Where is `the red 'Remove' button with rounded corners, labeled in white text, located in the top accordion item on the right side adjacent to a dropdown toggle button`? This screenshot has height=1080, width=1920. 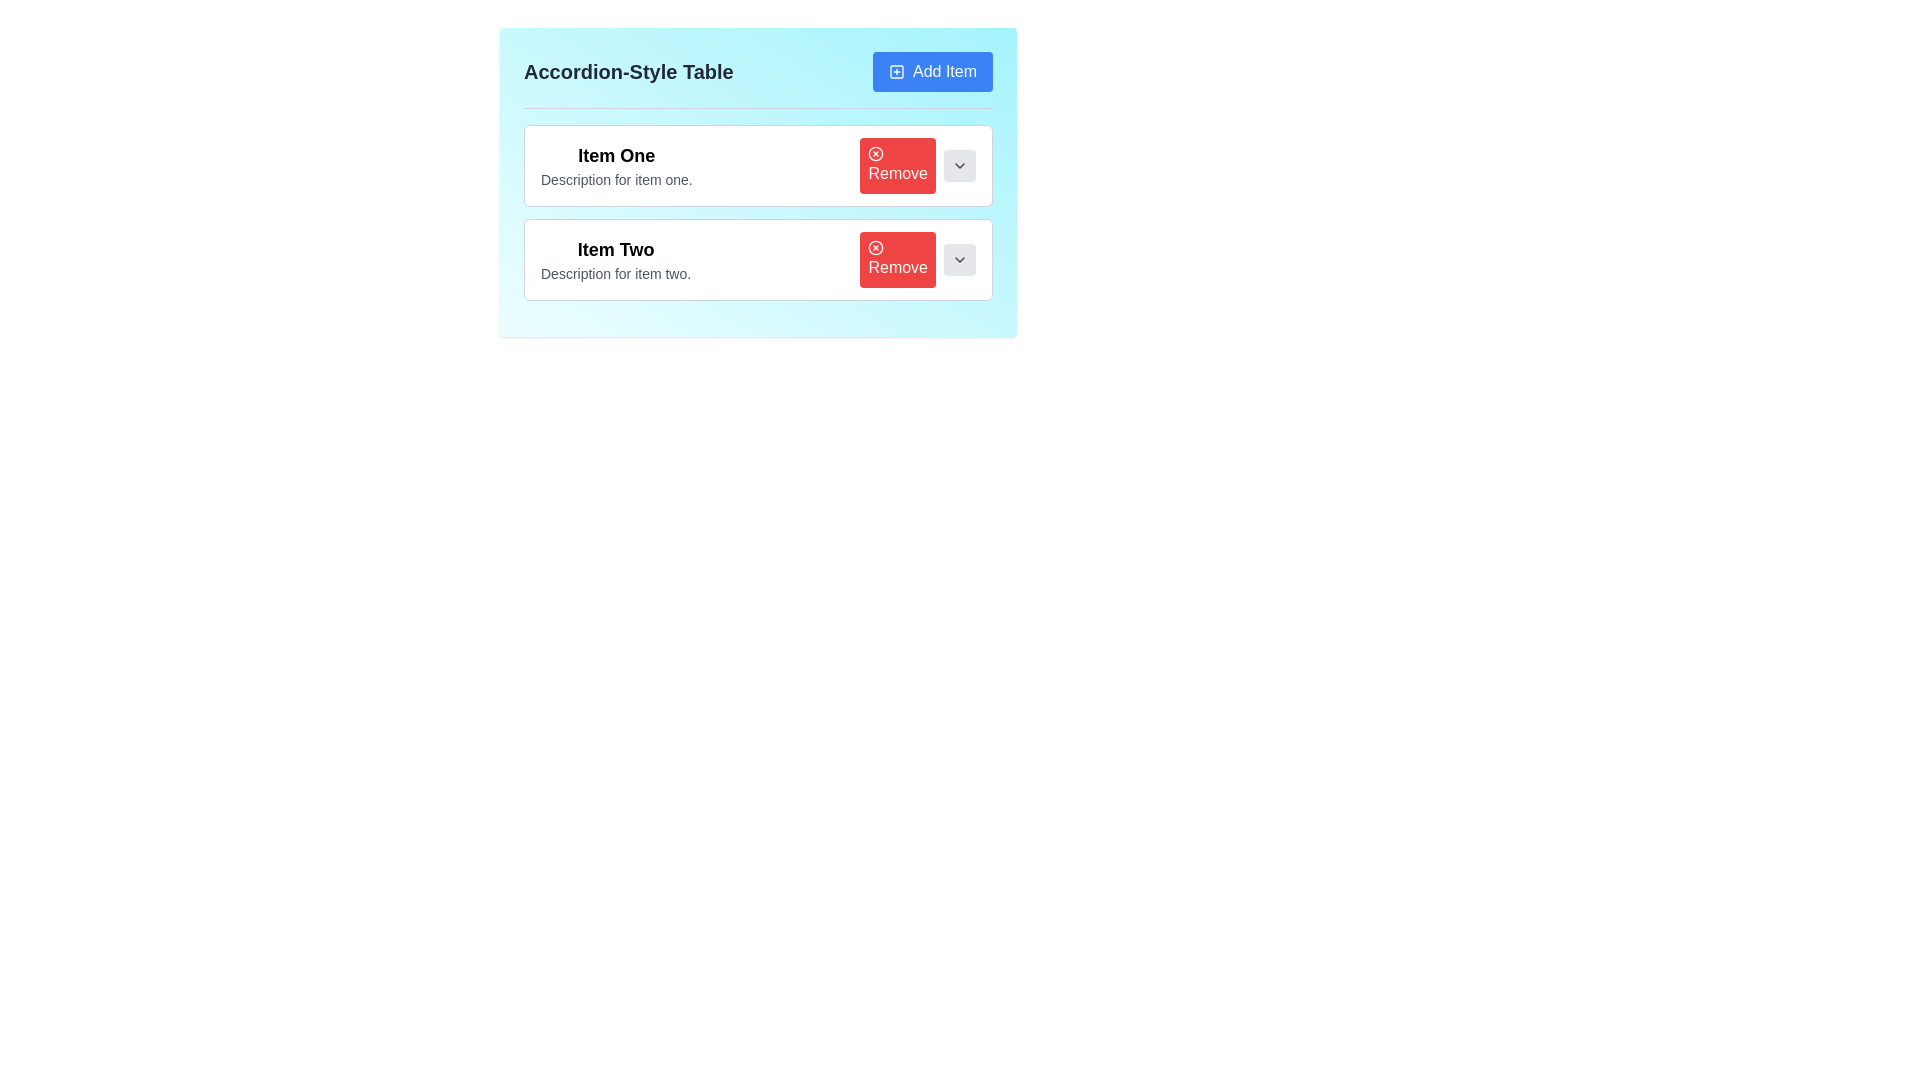 the red 'Remove' button with rounded corners, labeled in white text, located in the top accordion item on the right side adjacent to a dropdown toggle button is located at coordinates (896, 164).